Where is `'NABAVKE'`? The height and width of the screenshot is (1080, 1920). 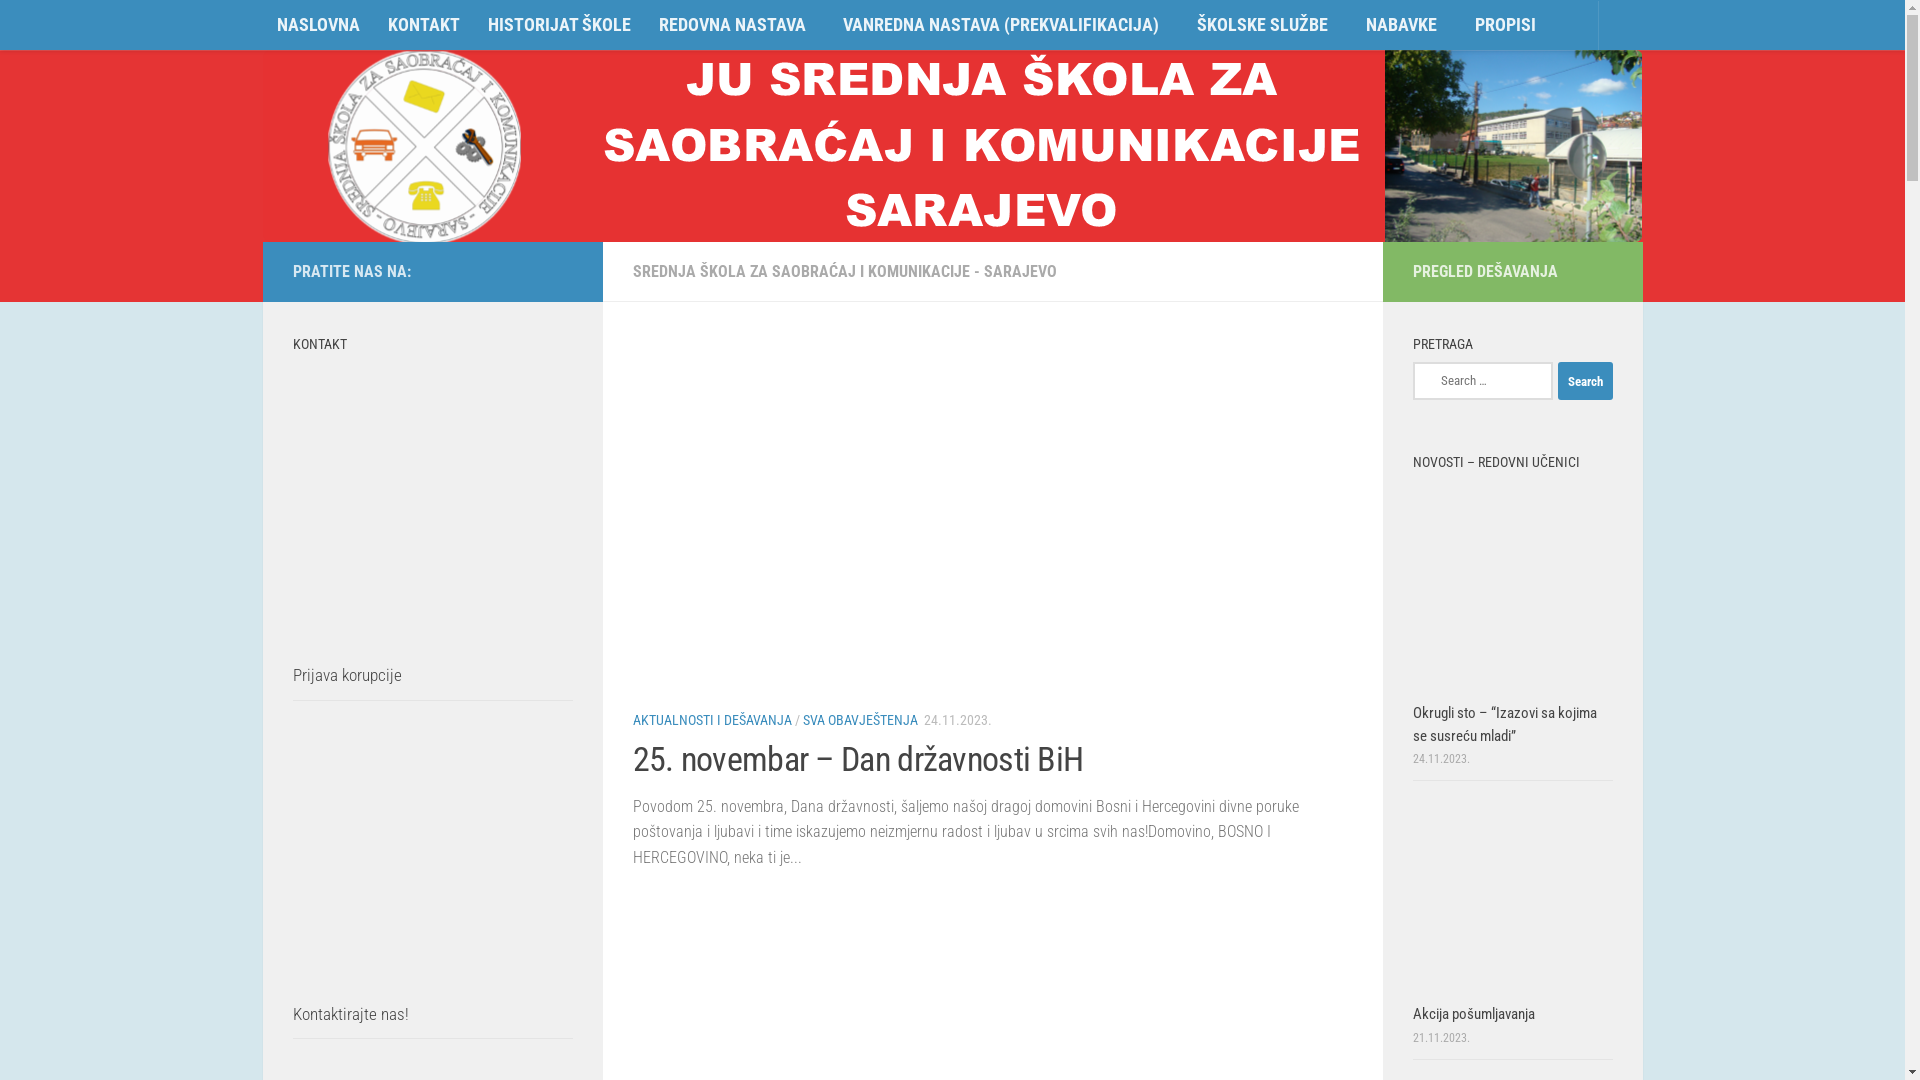
'NABAVKE' is located at coordinates (1352, 25).